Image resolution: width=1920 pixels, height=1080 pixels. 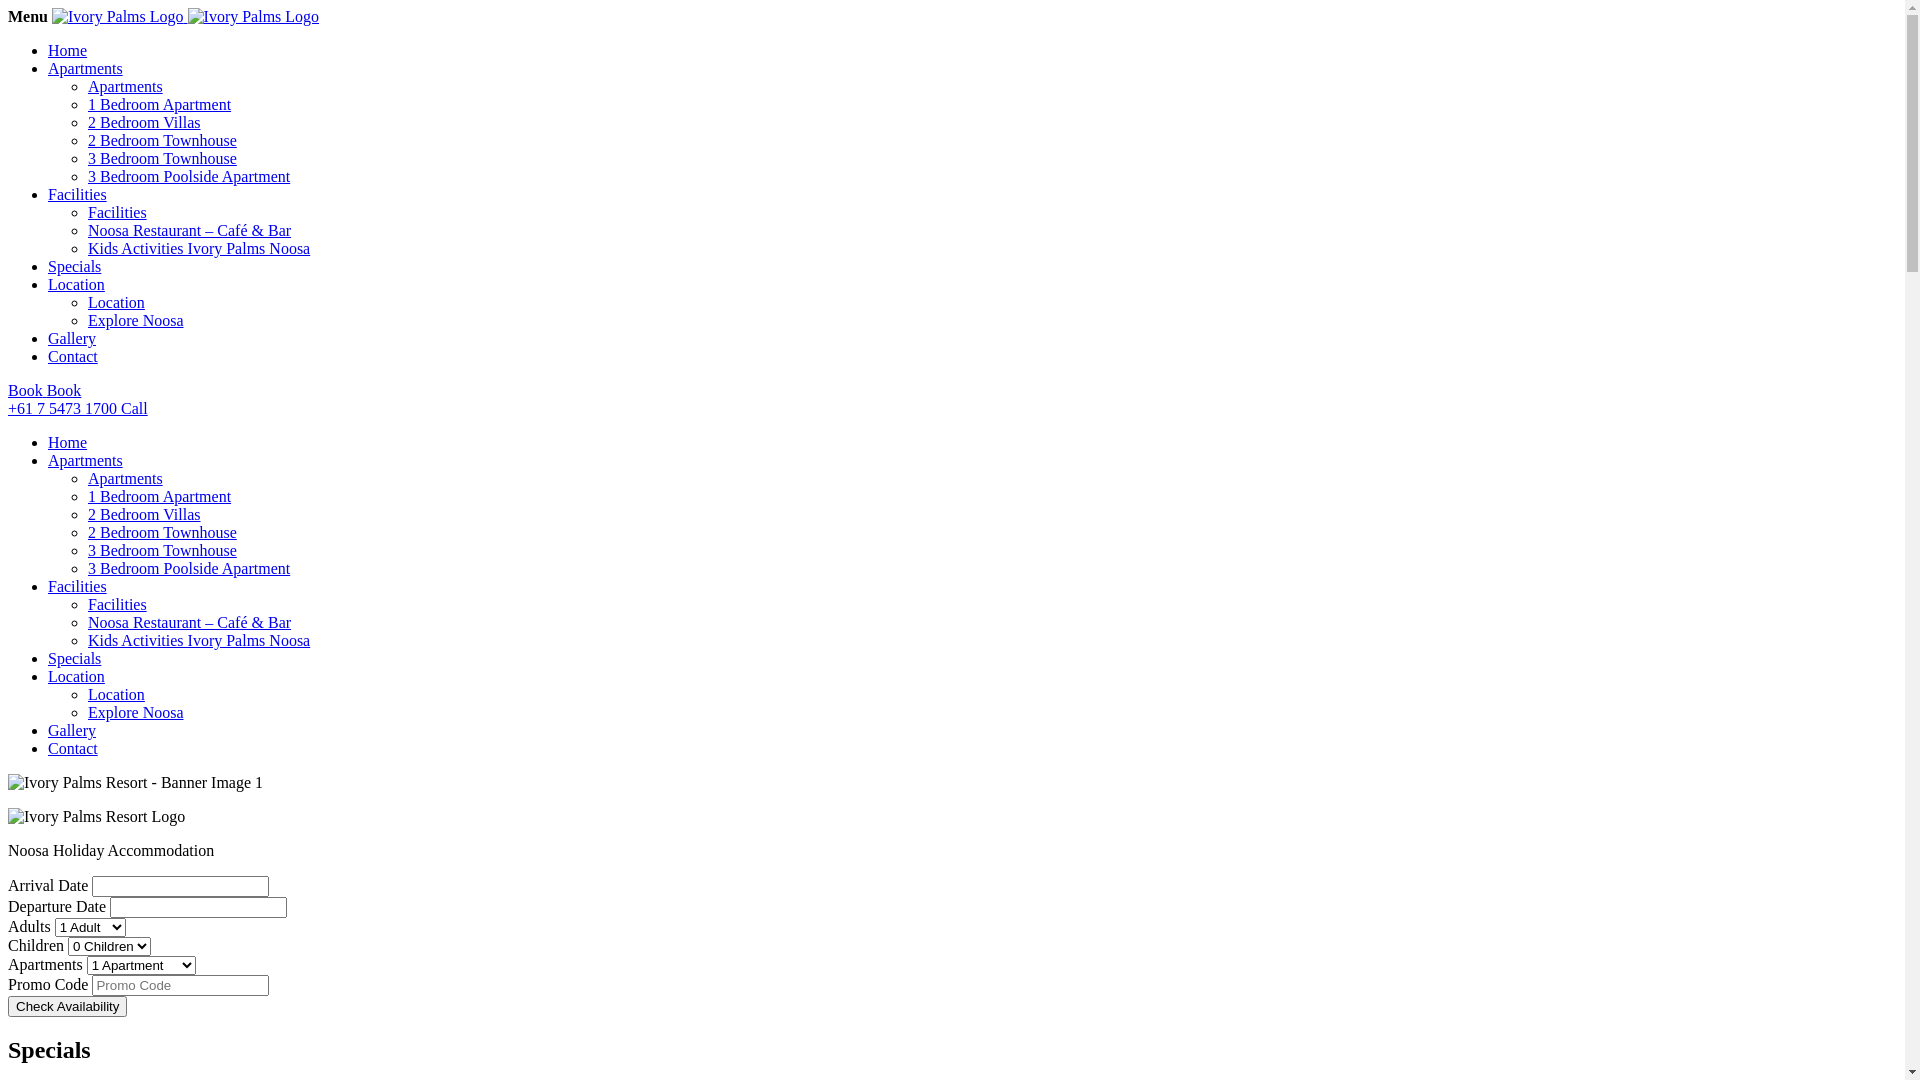 What do you see at coordinates (134, 711) in the screenshot?
I see `'Explore Noosa'` at bounding box center [134, 711].